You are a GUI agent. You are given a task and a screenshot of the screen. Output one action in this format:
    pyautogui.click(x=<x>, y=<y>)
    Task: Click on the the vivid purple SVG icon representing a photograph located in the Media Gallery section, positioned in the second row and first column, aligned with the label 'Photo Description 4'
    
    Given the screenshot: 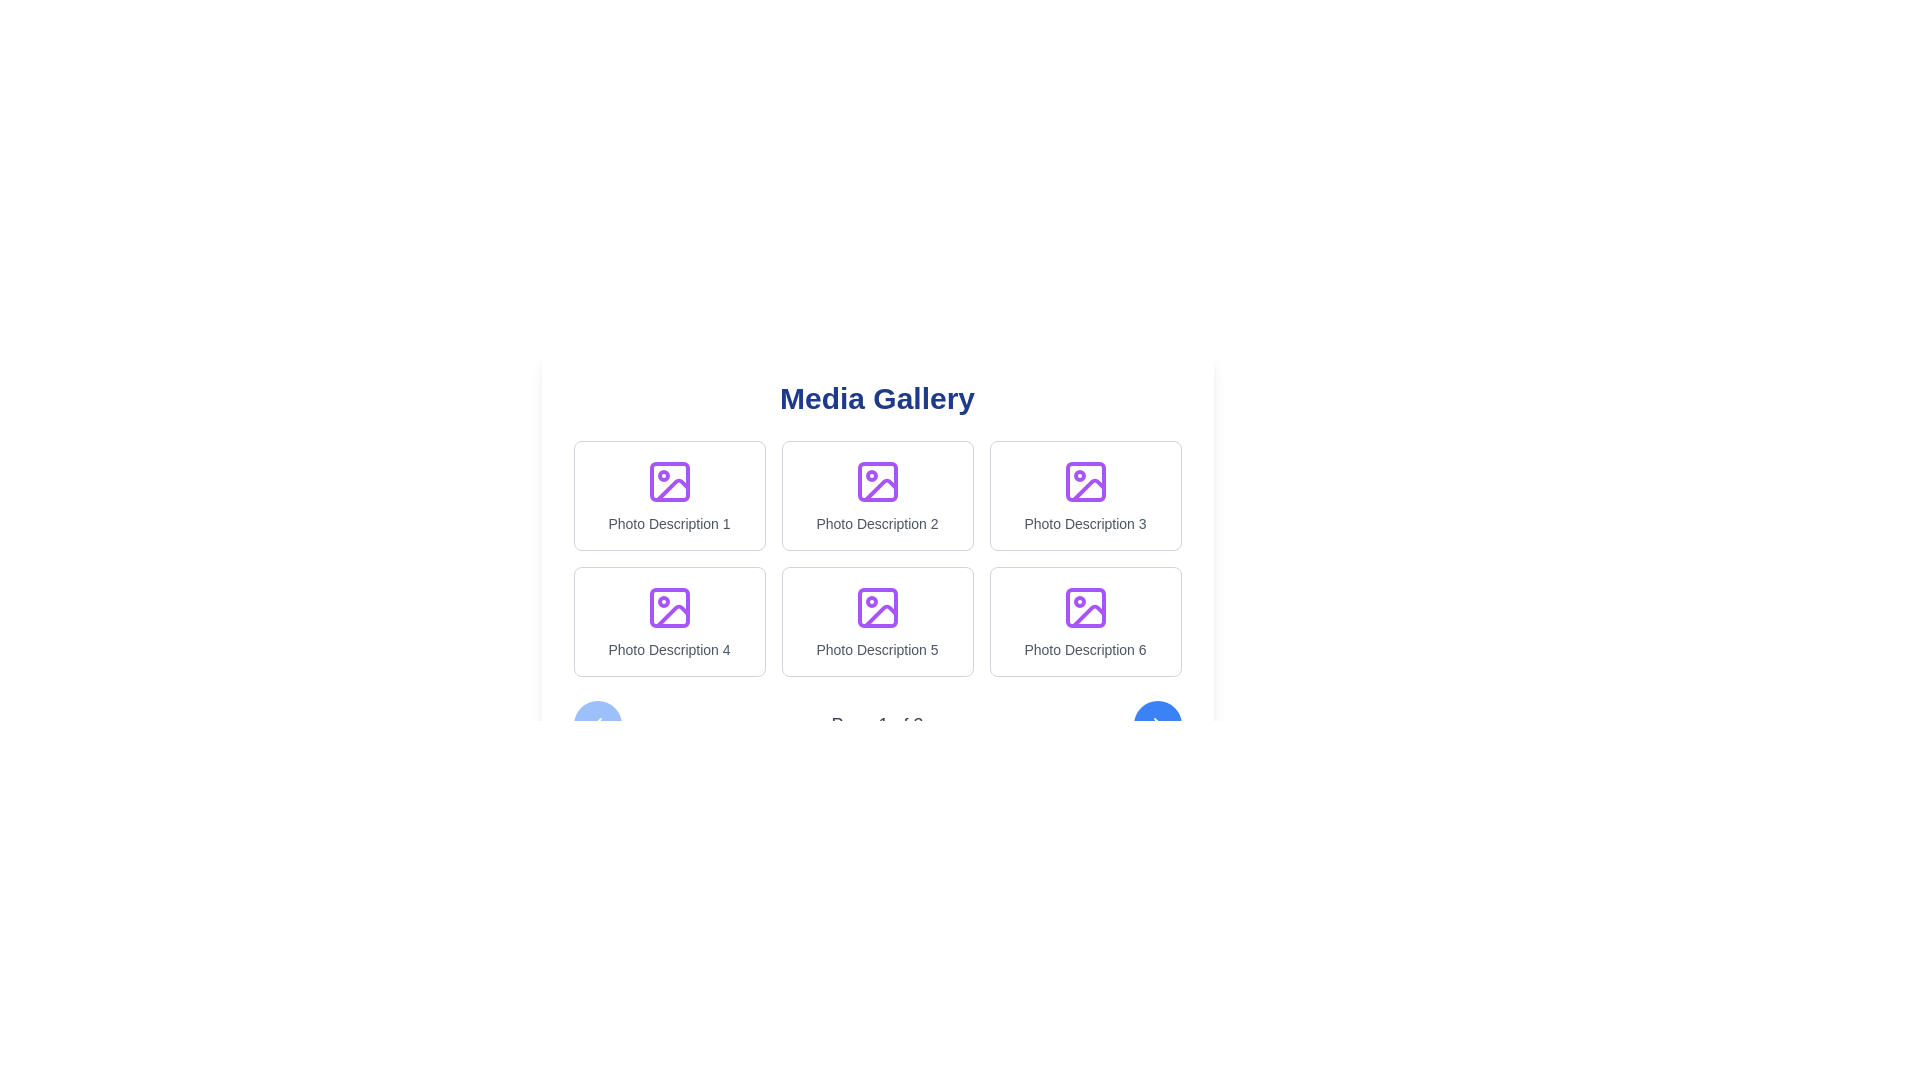 What is the action you would take?
    pyautogui.click(x=669, y=607)
    